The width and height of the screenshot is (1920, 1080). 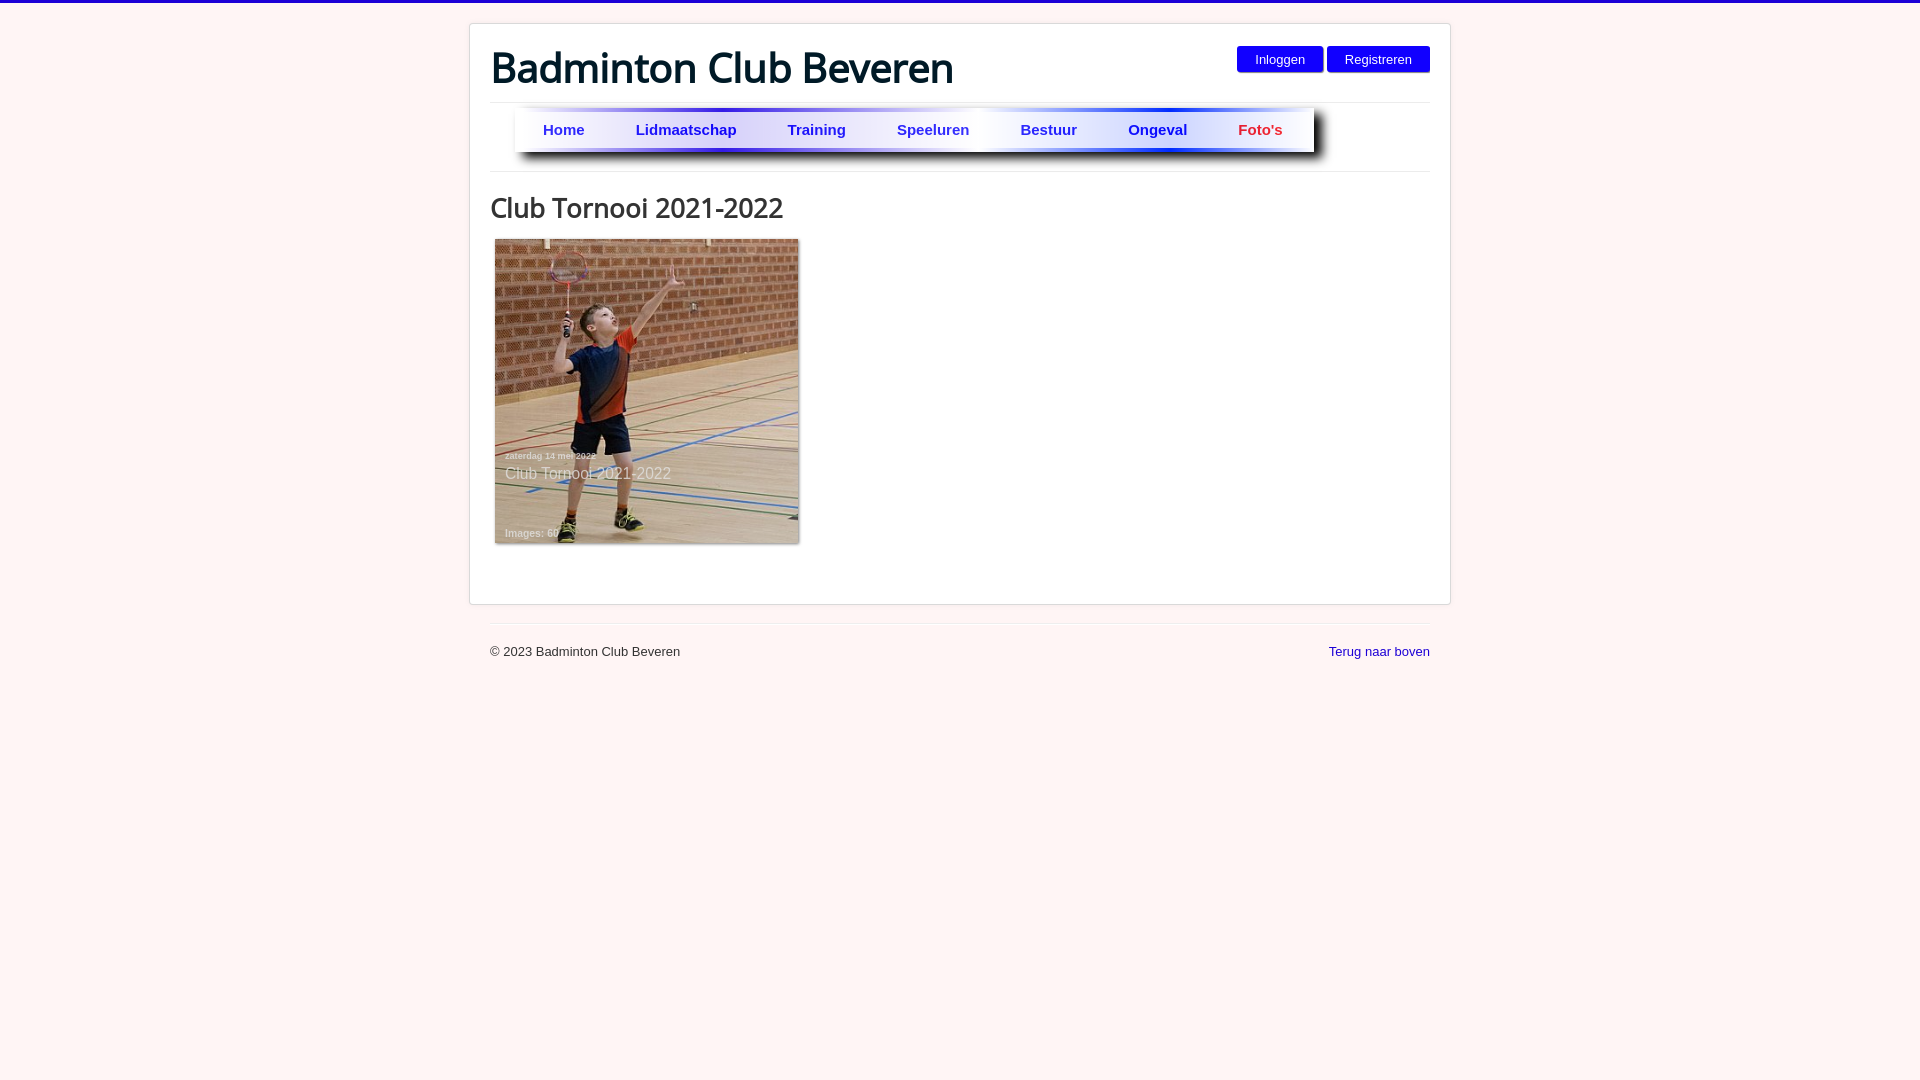 I want to click on 'Speeluren', so click(x=934, y=130).